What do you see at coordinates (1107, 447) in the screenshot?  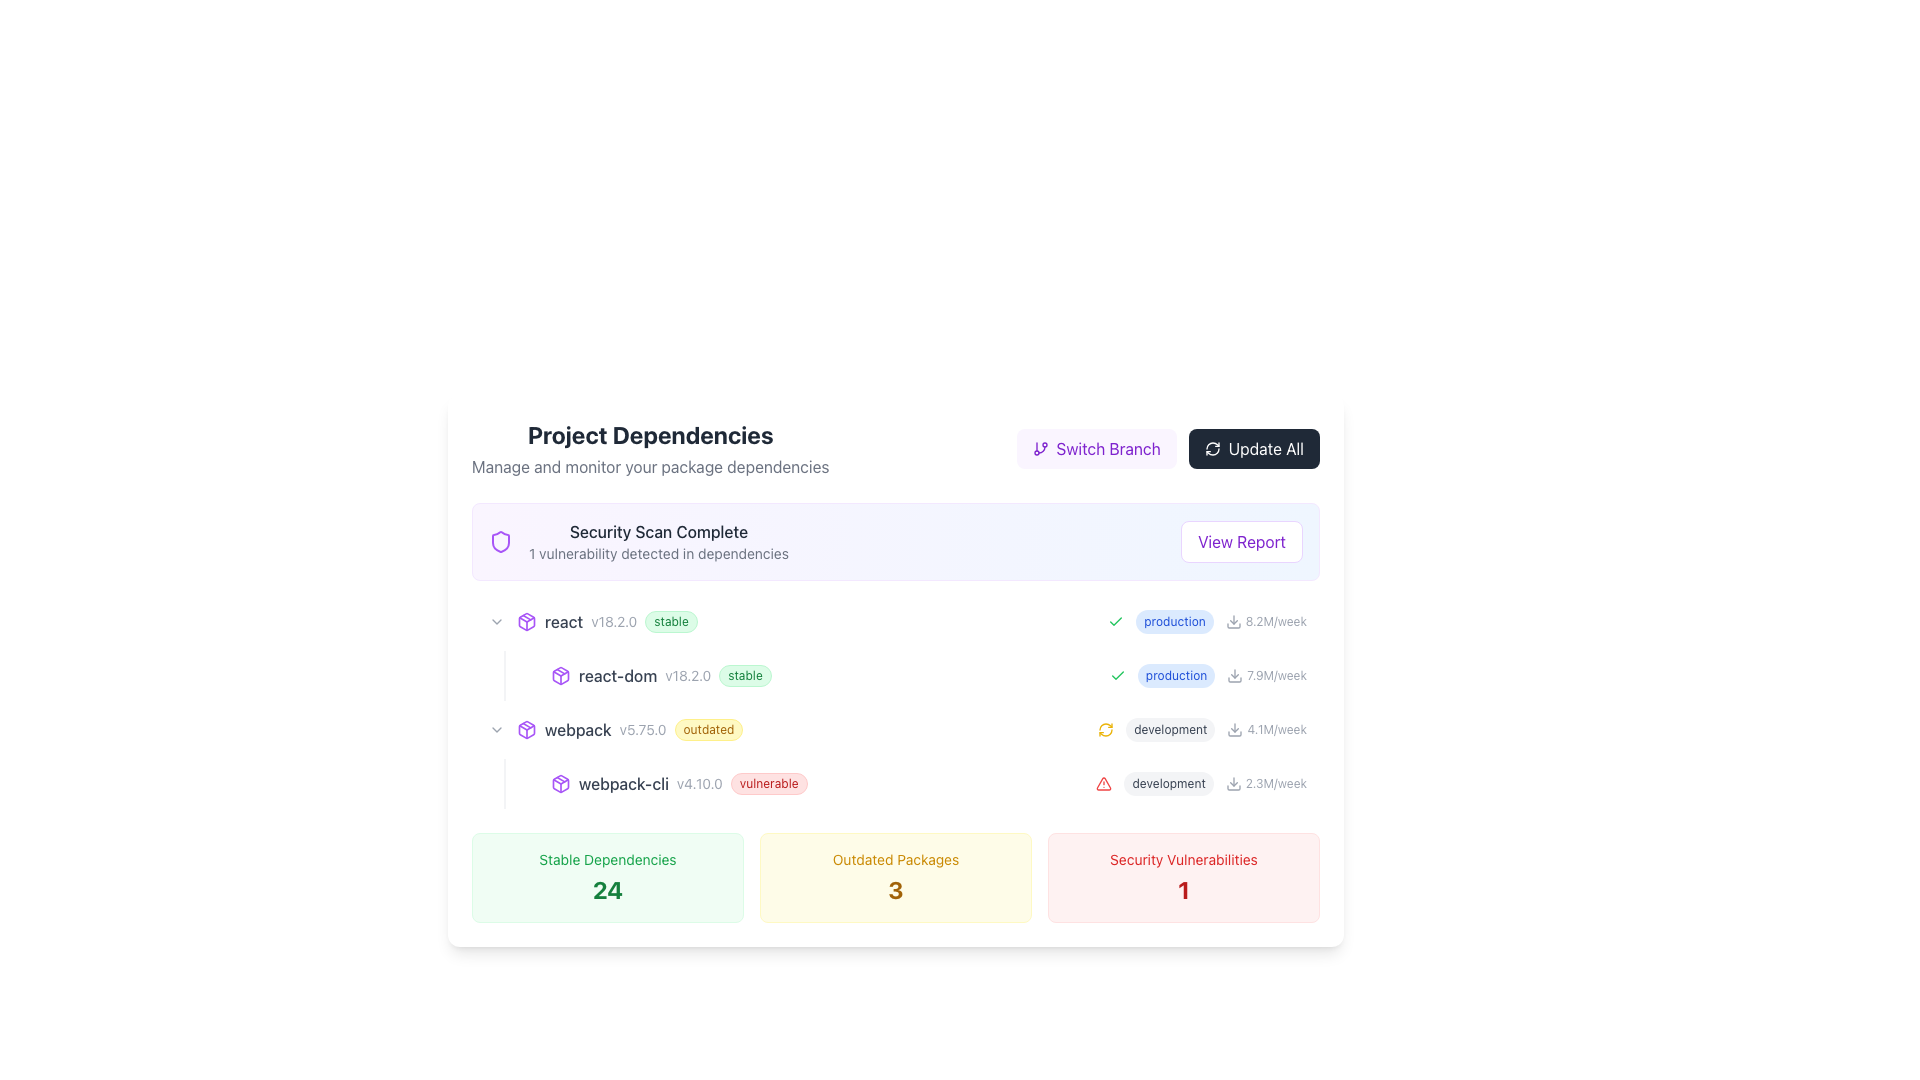 I see `the static text 'Switch Branch' which is styled in purple and is centrally located within a light purple rounded rectangle background, positioned near the top-right of the interface` at bounding box center [1107, 447].